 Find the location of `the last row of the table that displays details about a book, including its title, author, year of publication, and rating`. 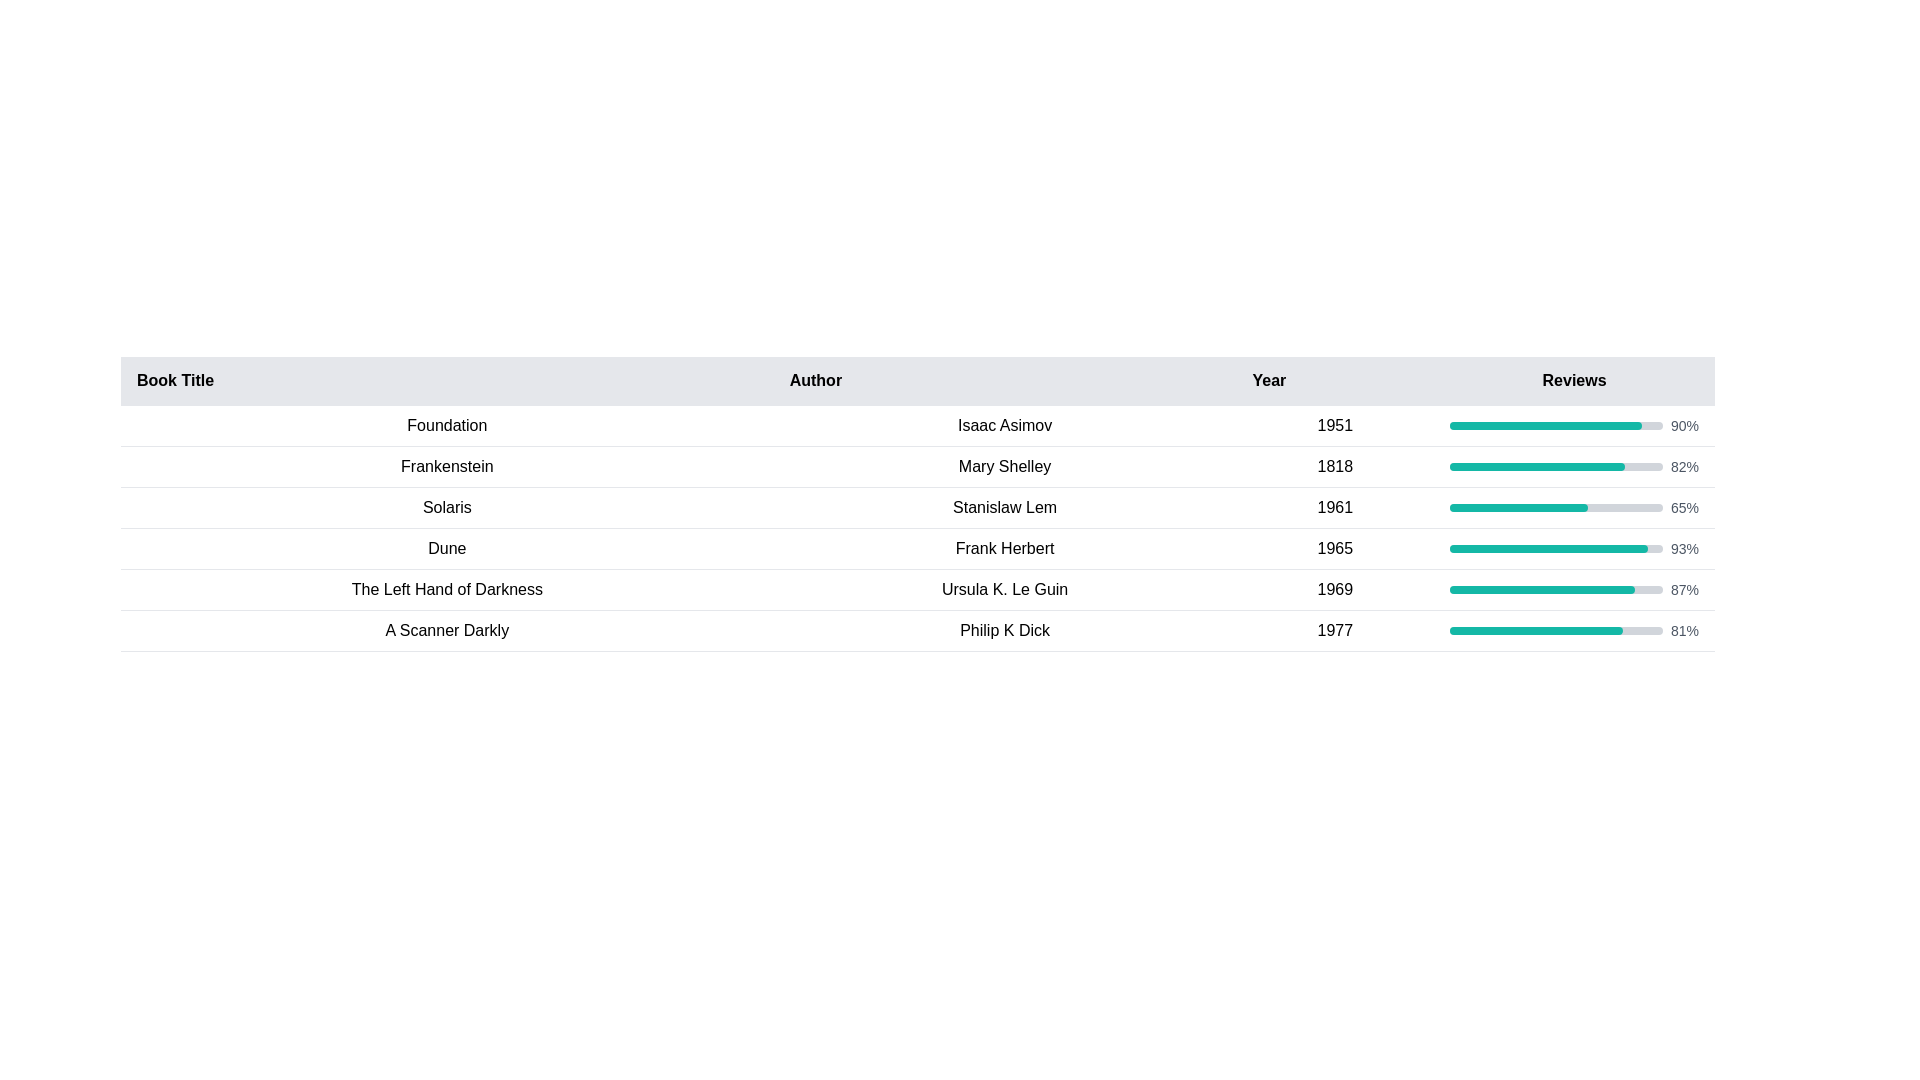

the last row of the table that displays details about a book, including its title, author, year of publication, and rating is located at coordinates (916, 631).